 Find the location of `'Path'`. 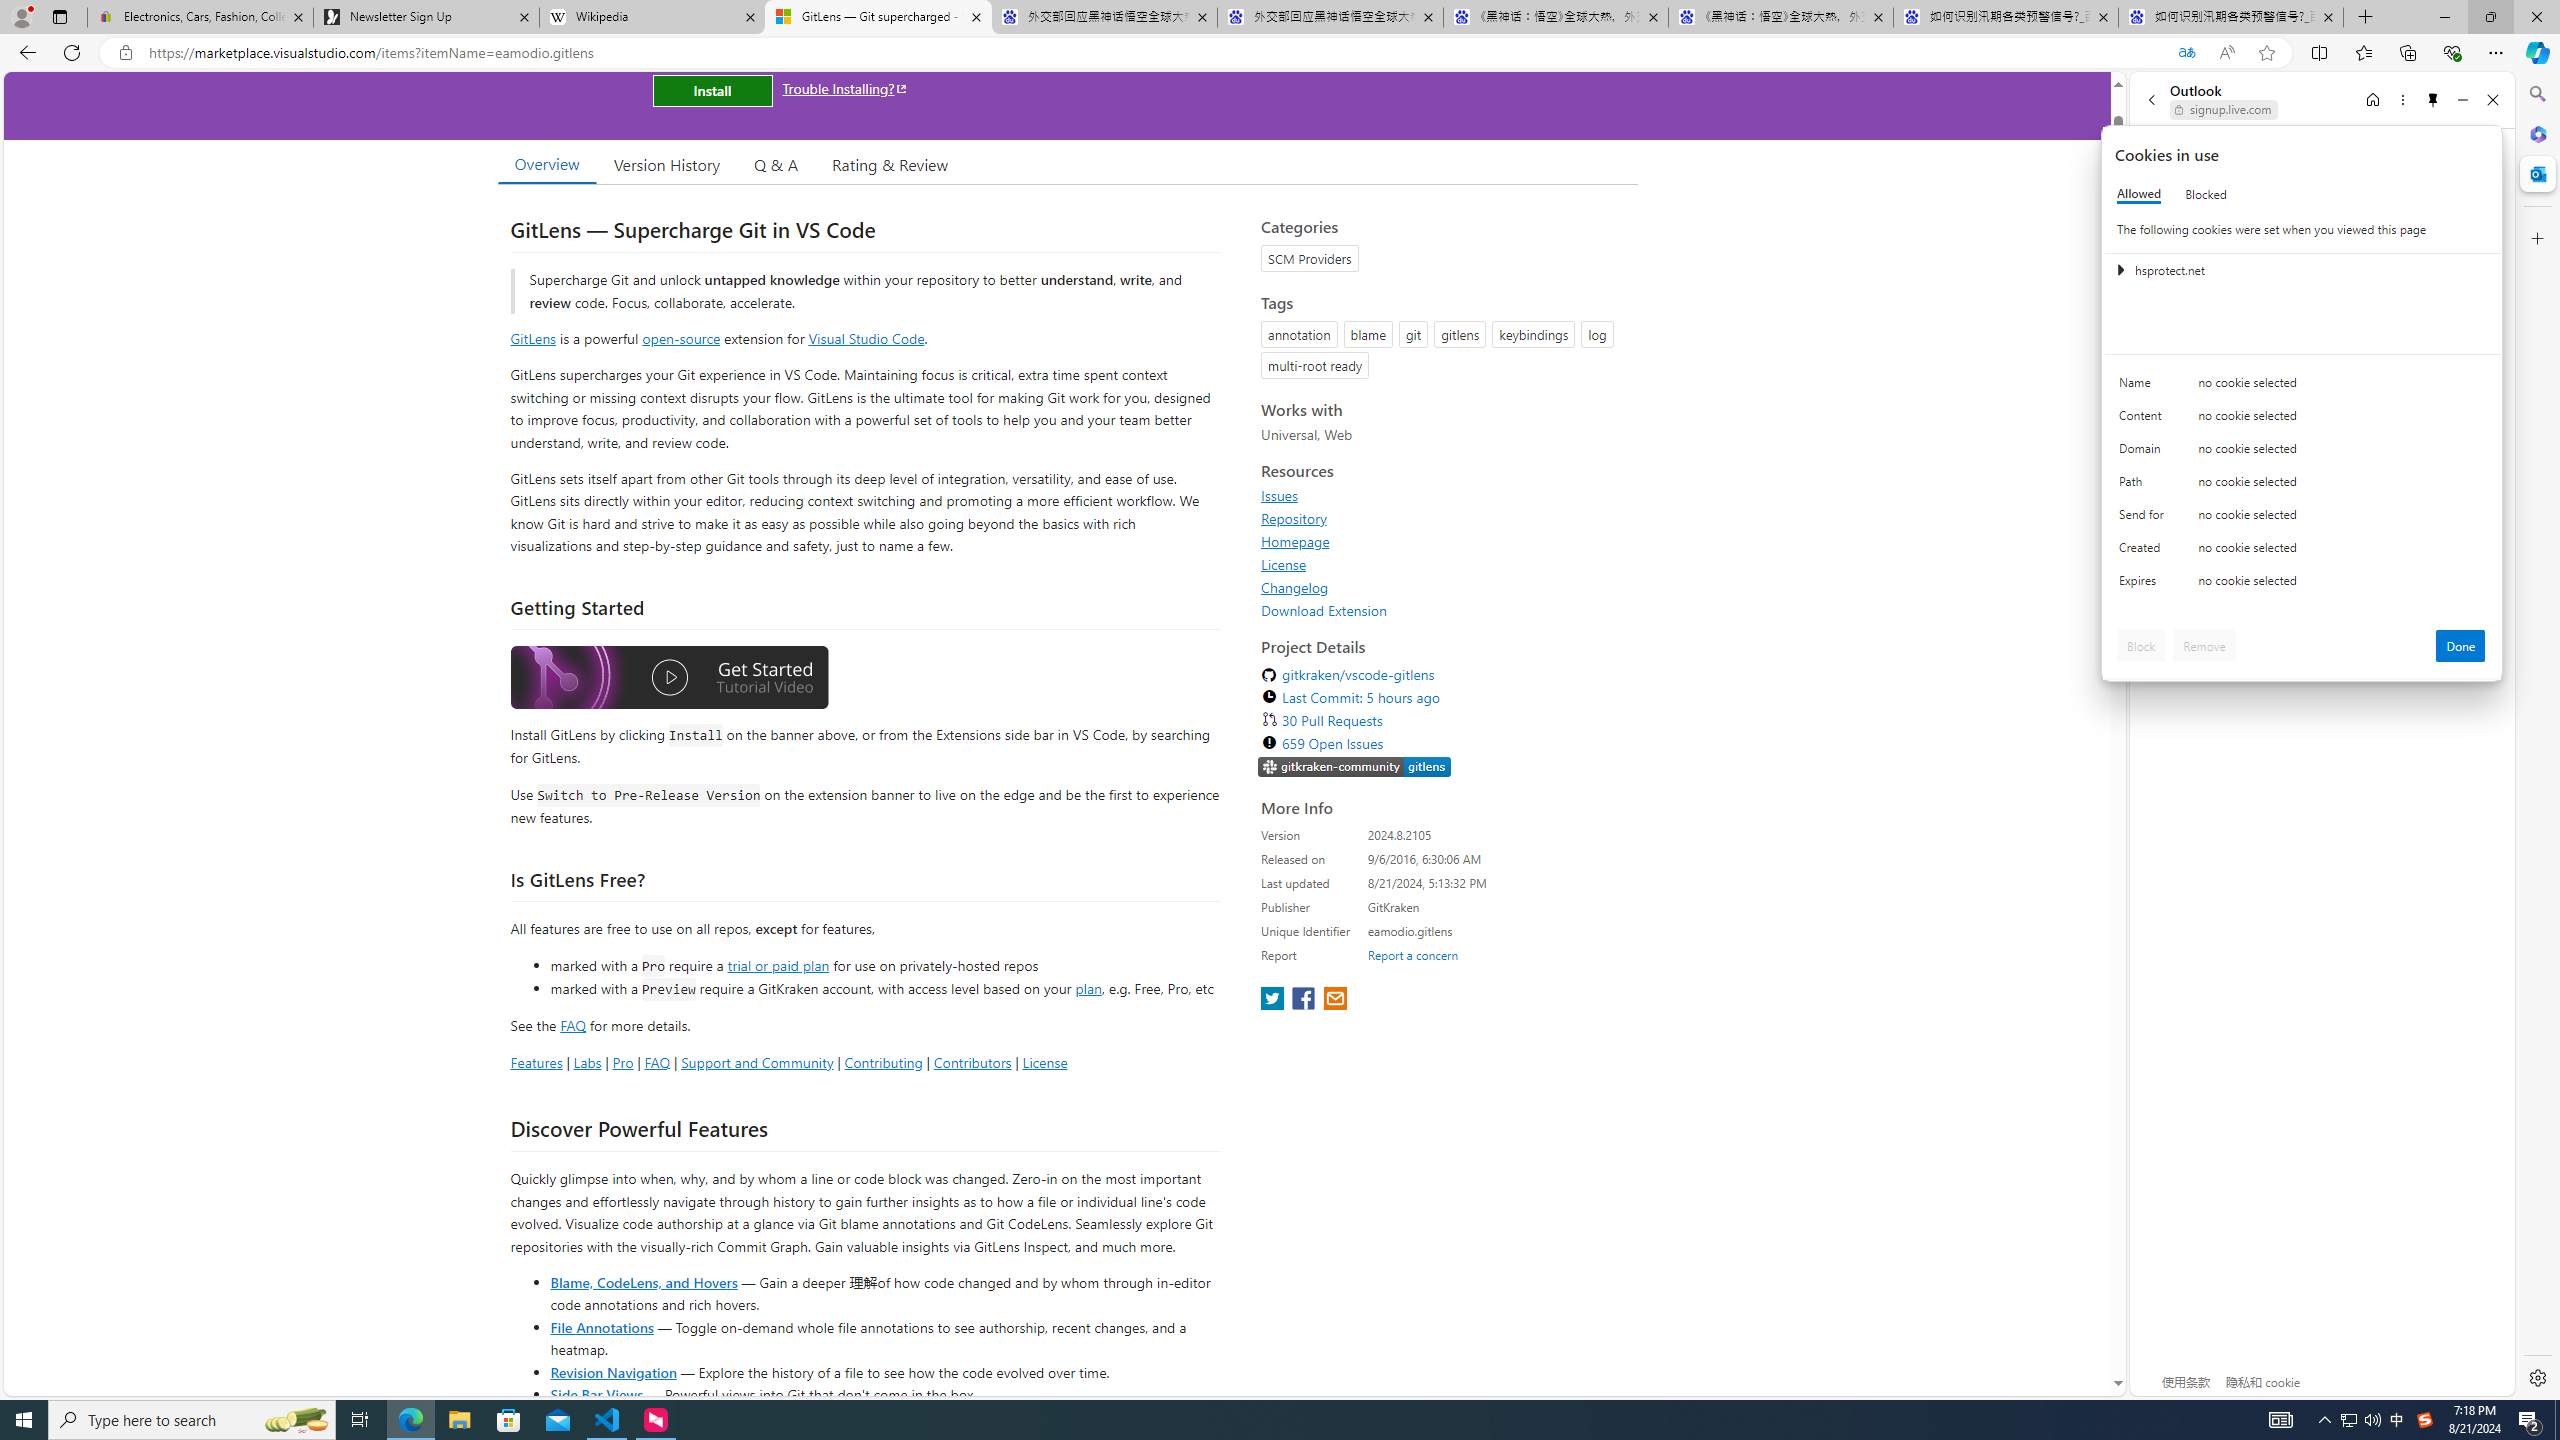

'Path' is located at coordinates (2144, 486).